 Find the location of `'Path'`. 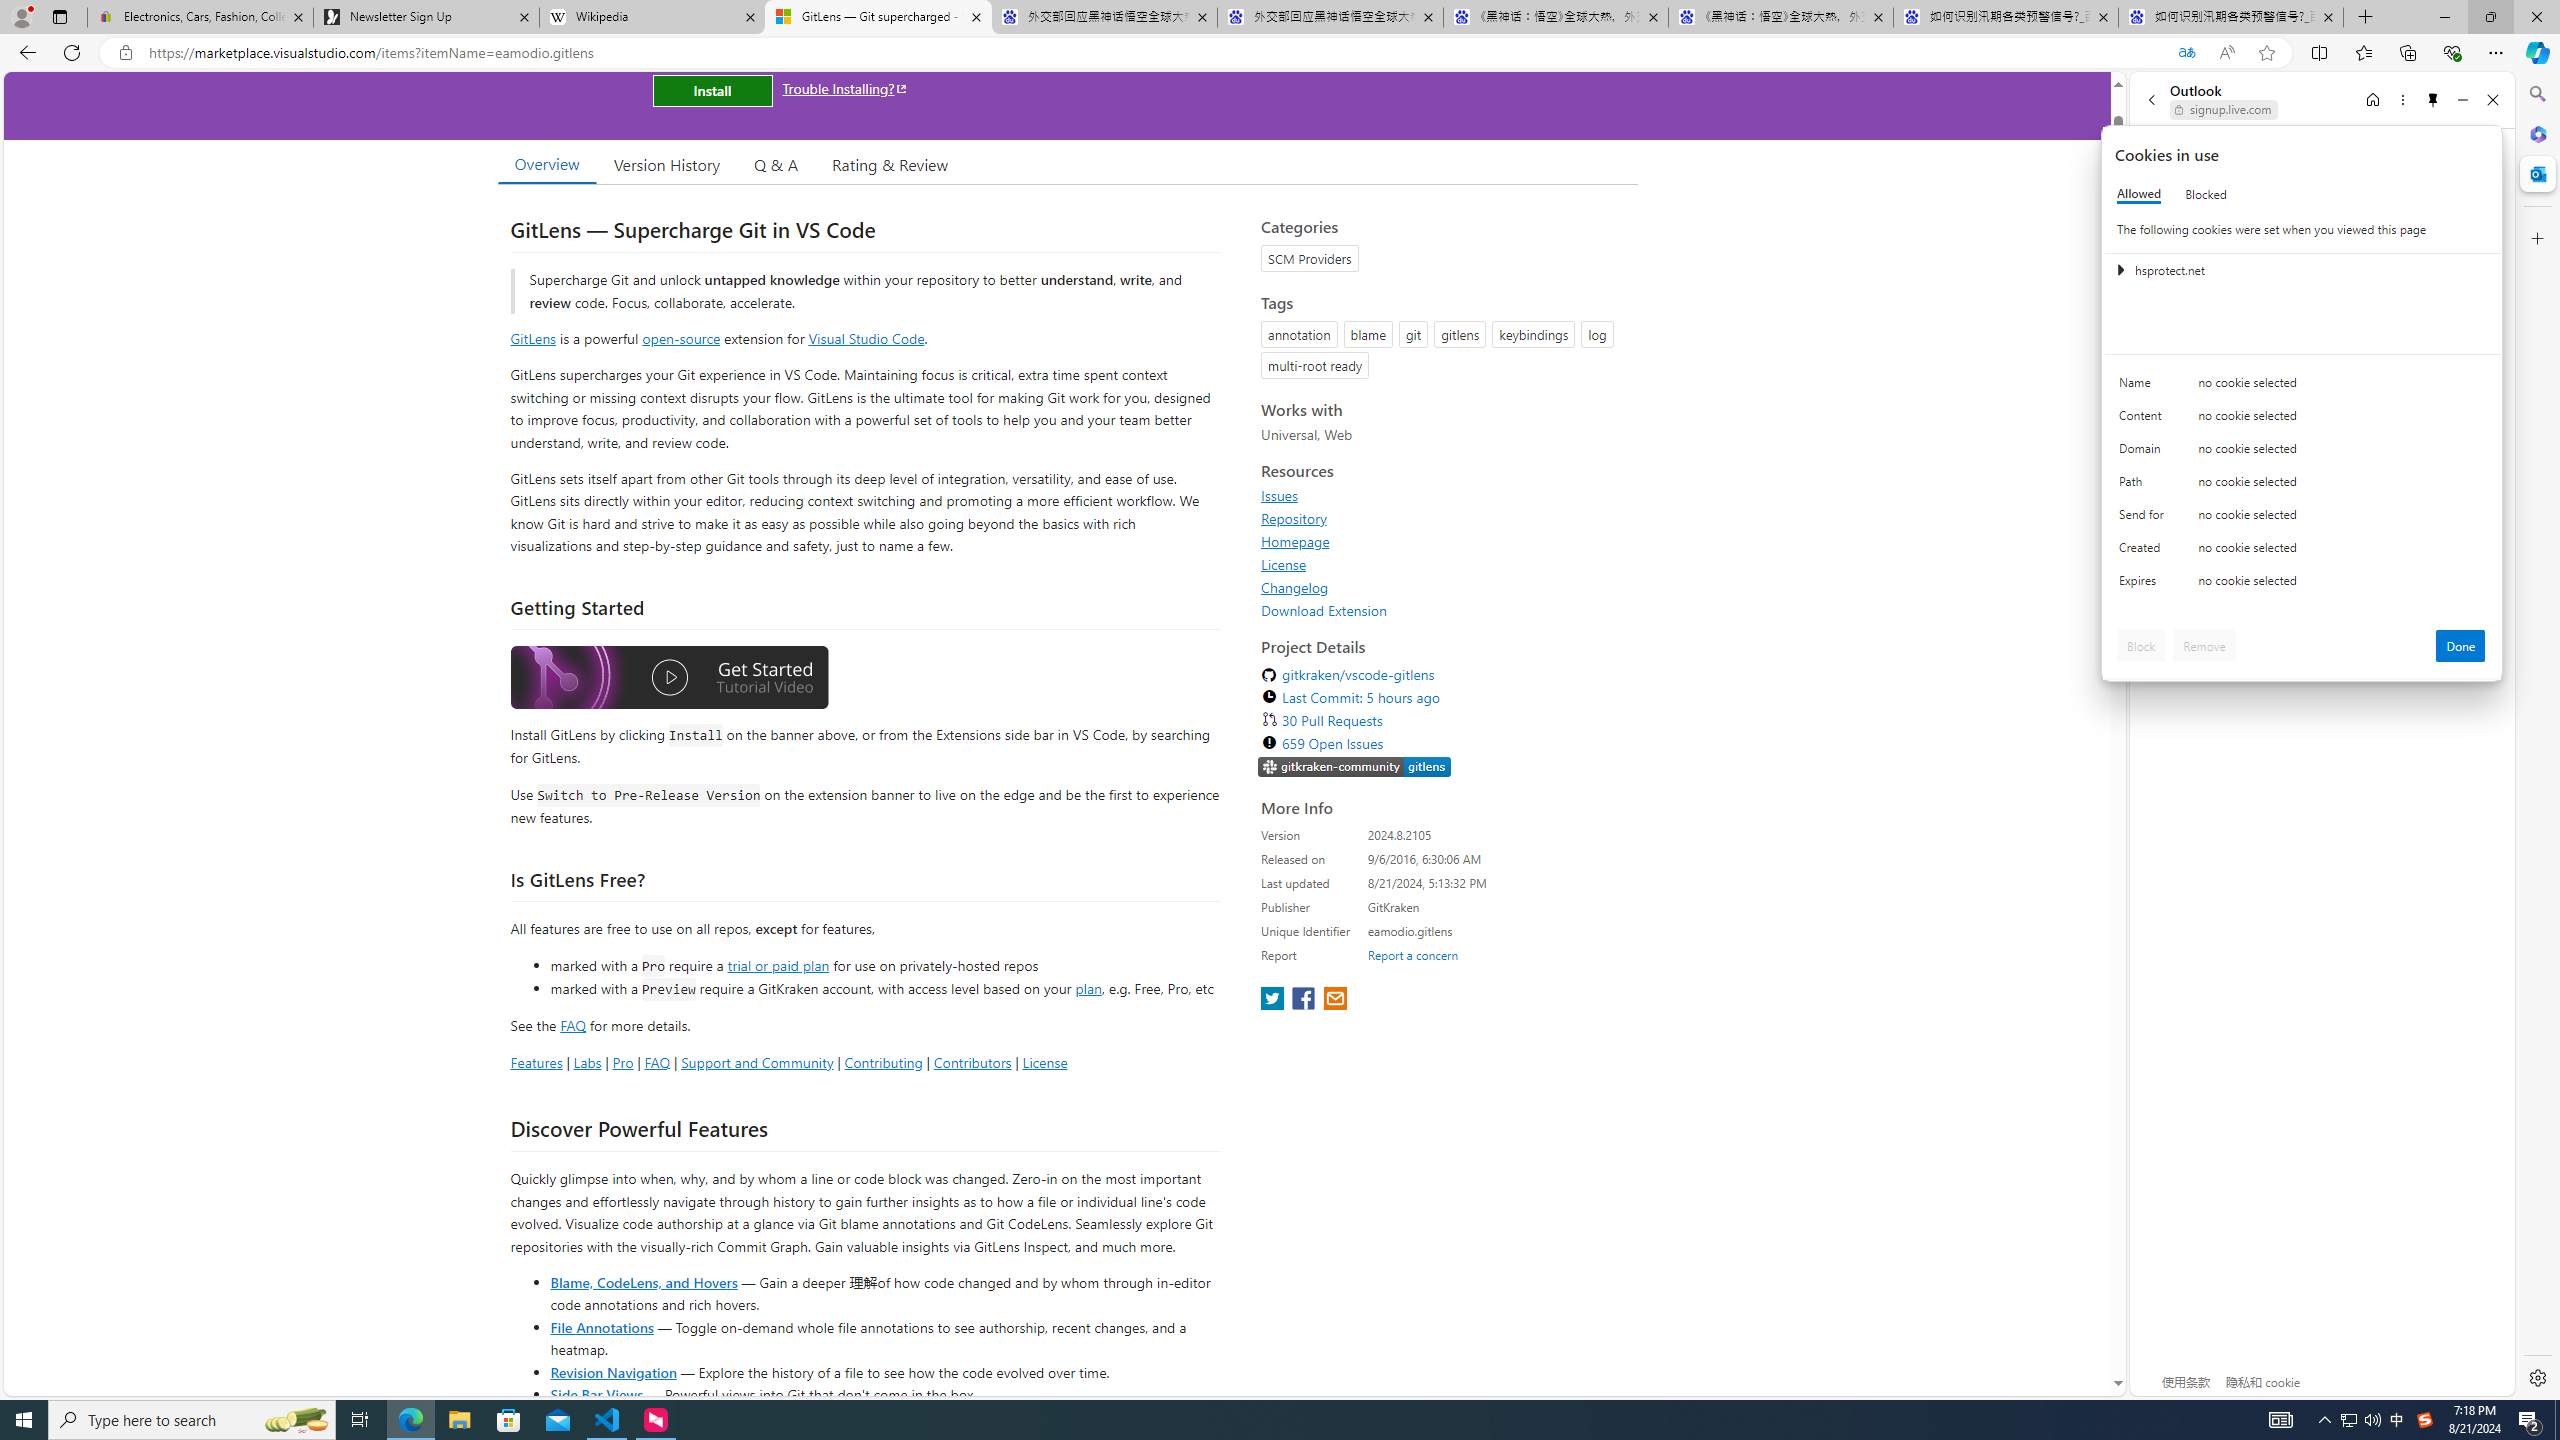

'Path' is located at coordinates (2144, 486).